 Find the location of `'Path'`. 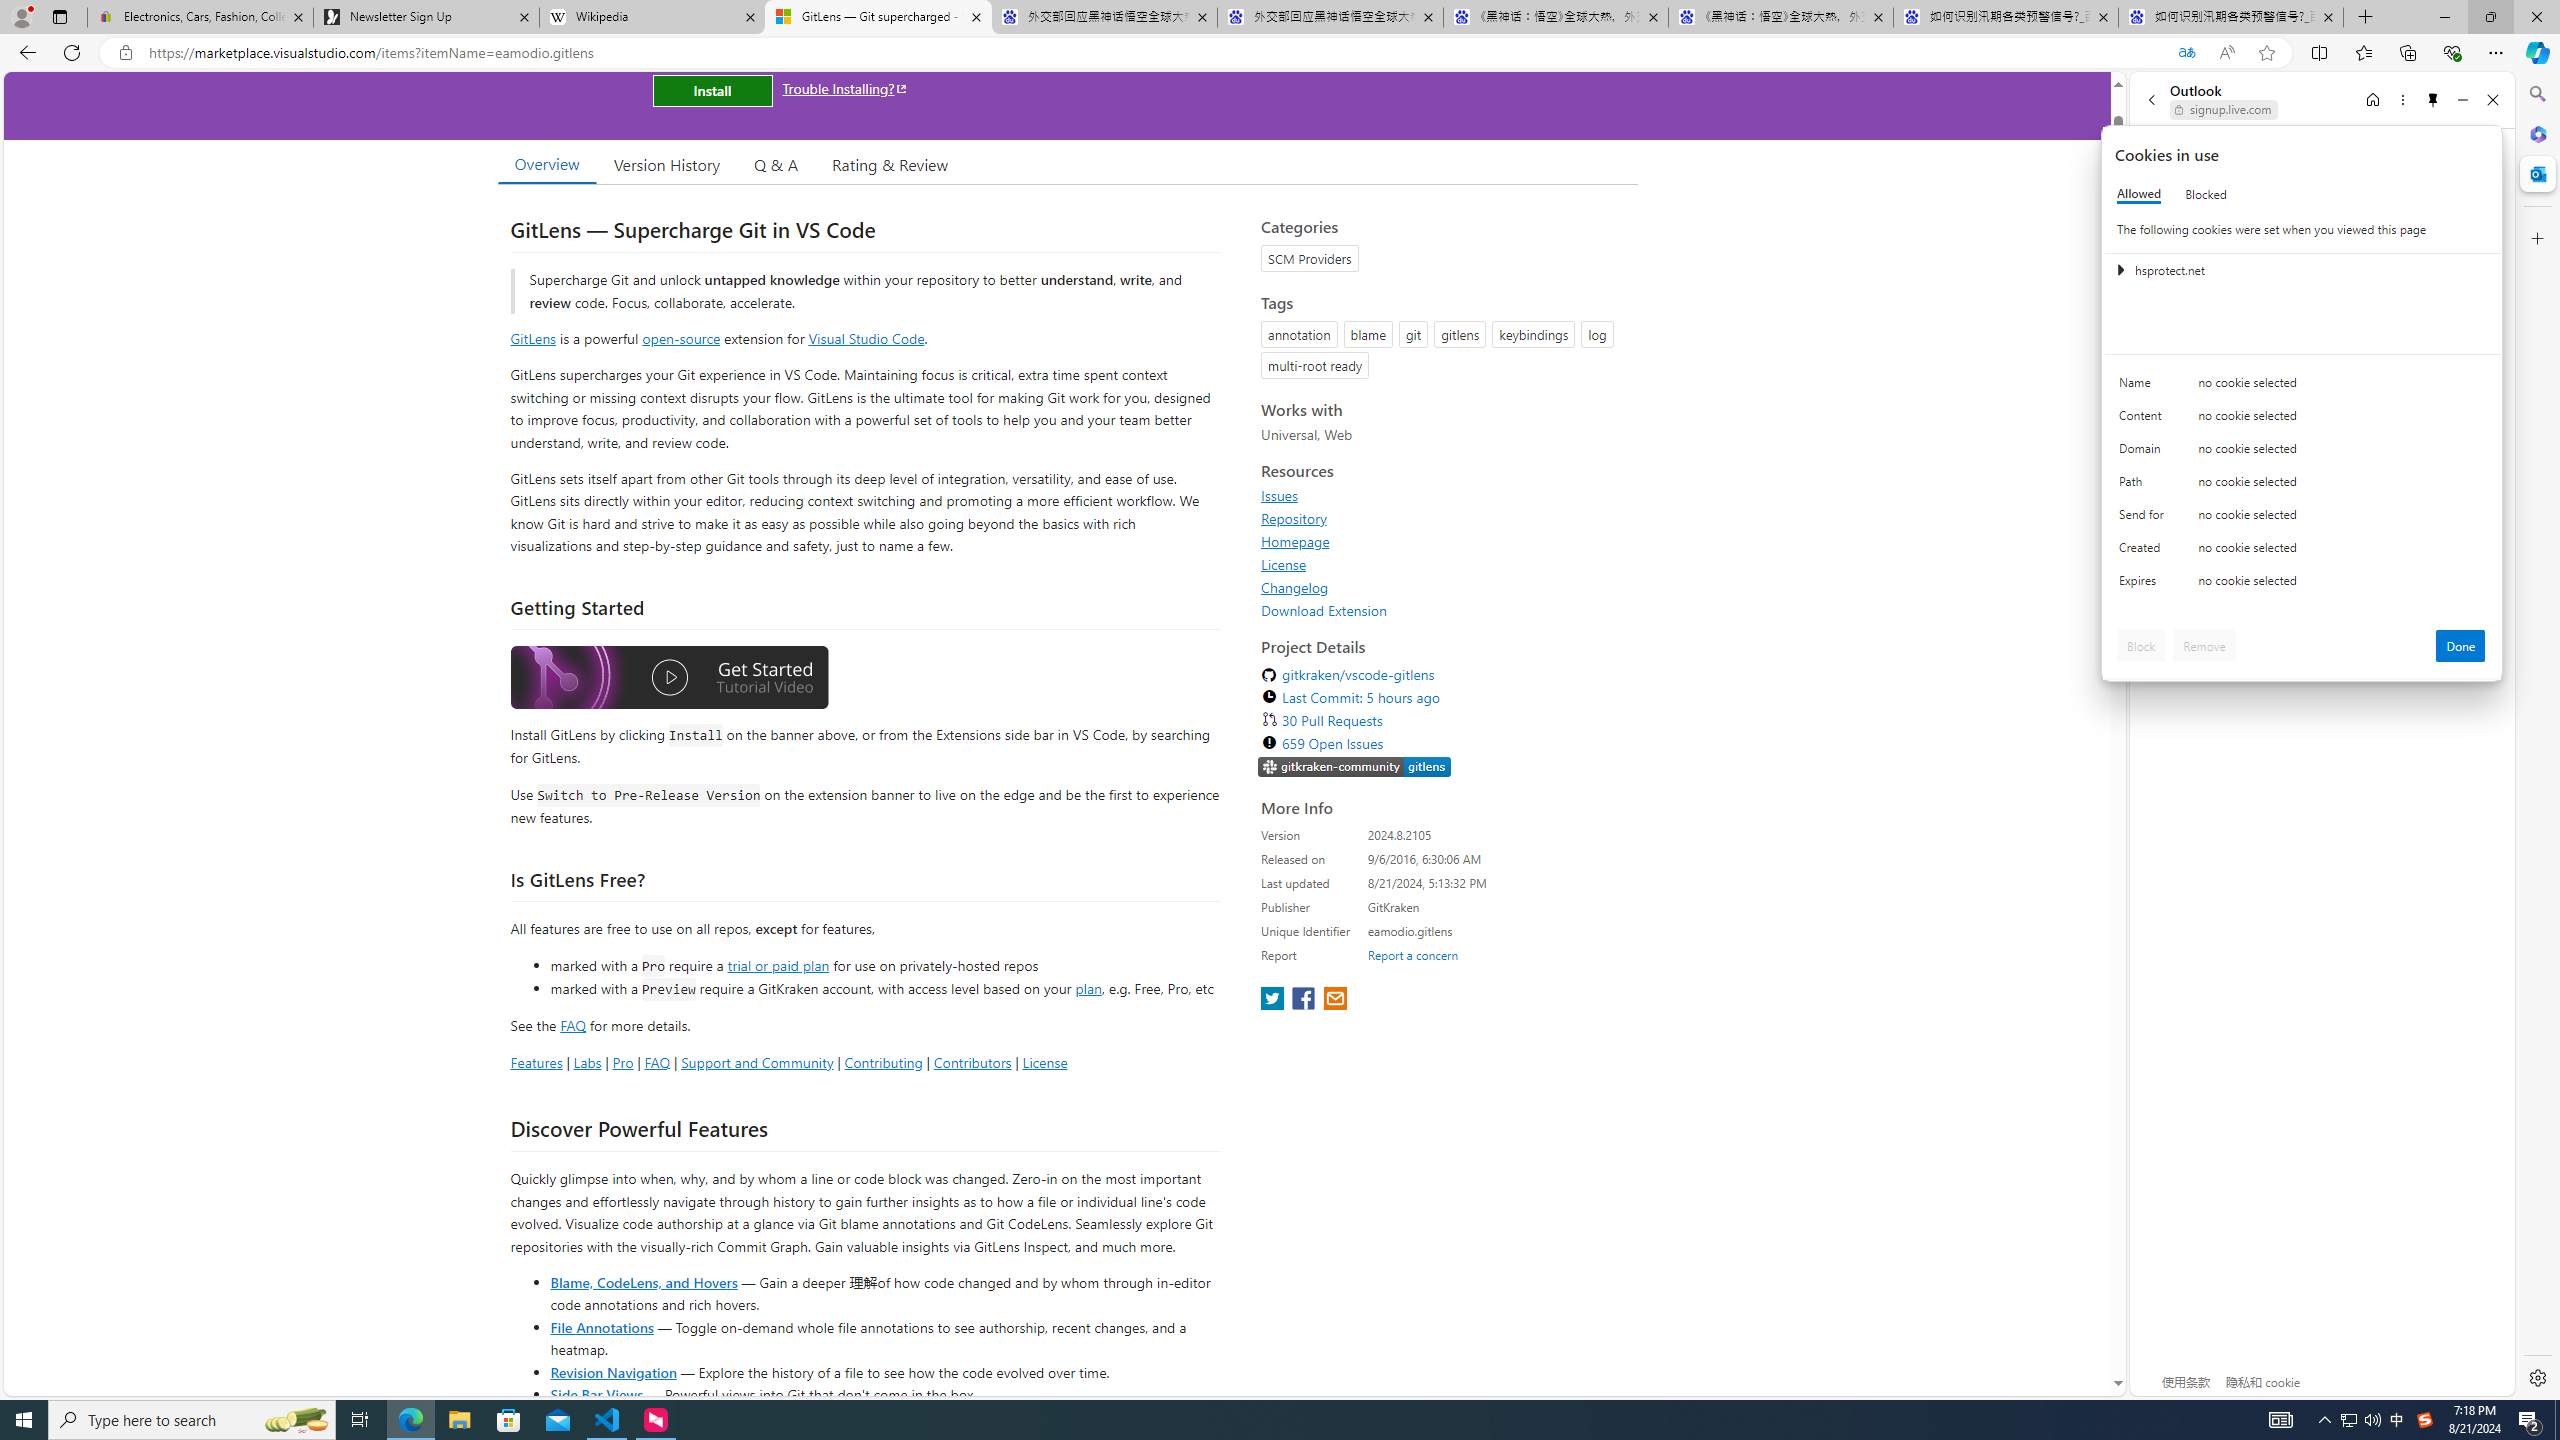

'Path' is located at coordinates (2144, 486).